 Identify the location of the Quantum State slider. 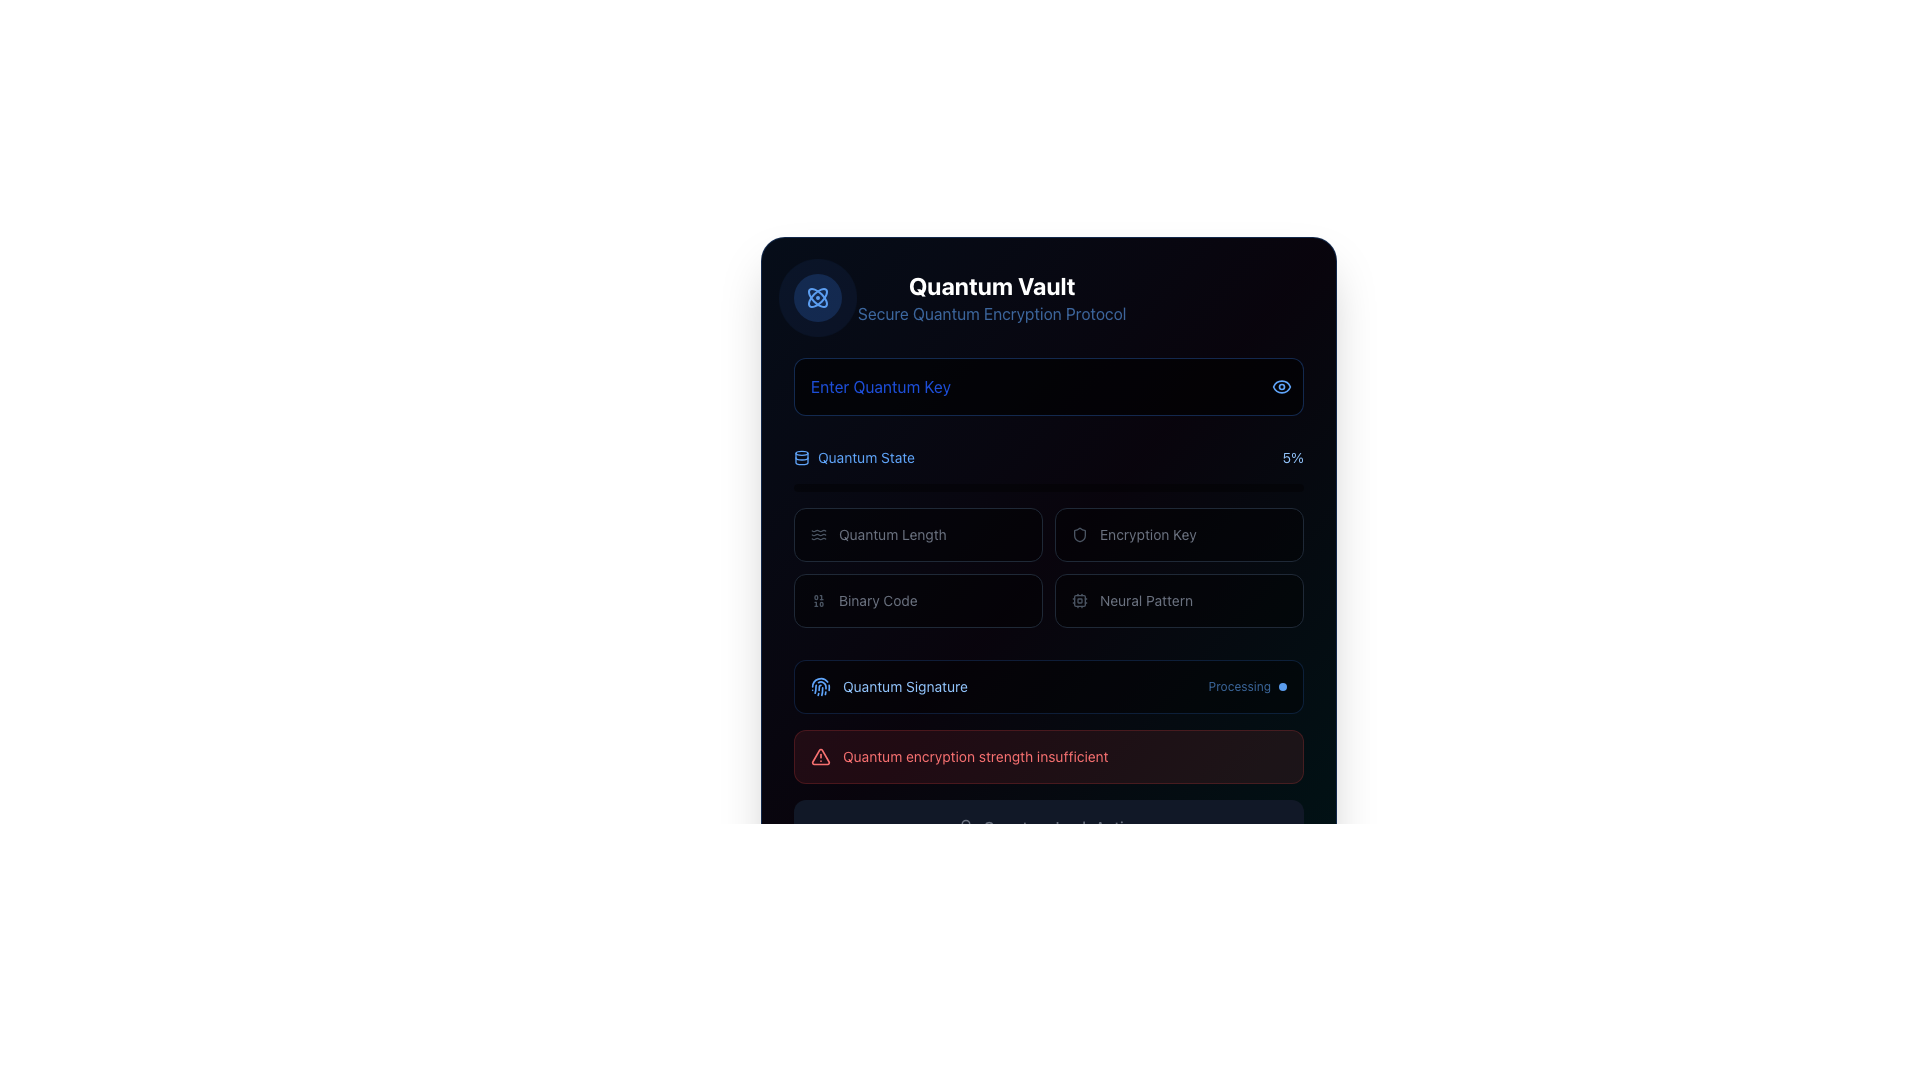
(1161, 488).